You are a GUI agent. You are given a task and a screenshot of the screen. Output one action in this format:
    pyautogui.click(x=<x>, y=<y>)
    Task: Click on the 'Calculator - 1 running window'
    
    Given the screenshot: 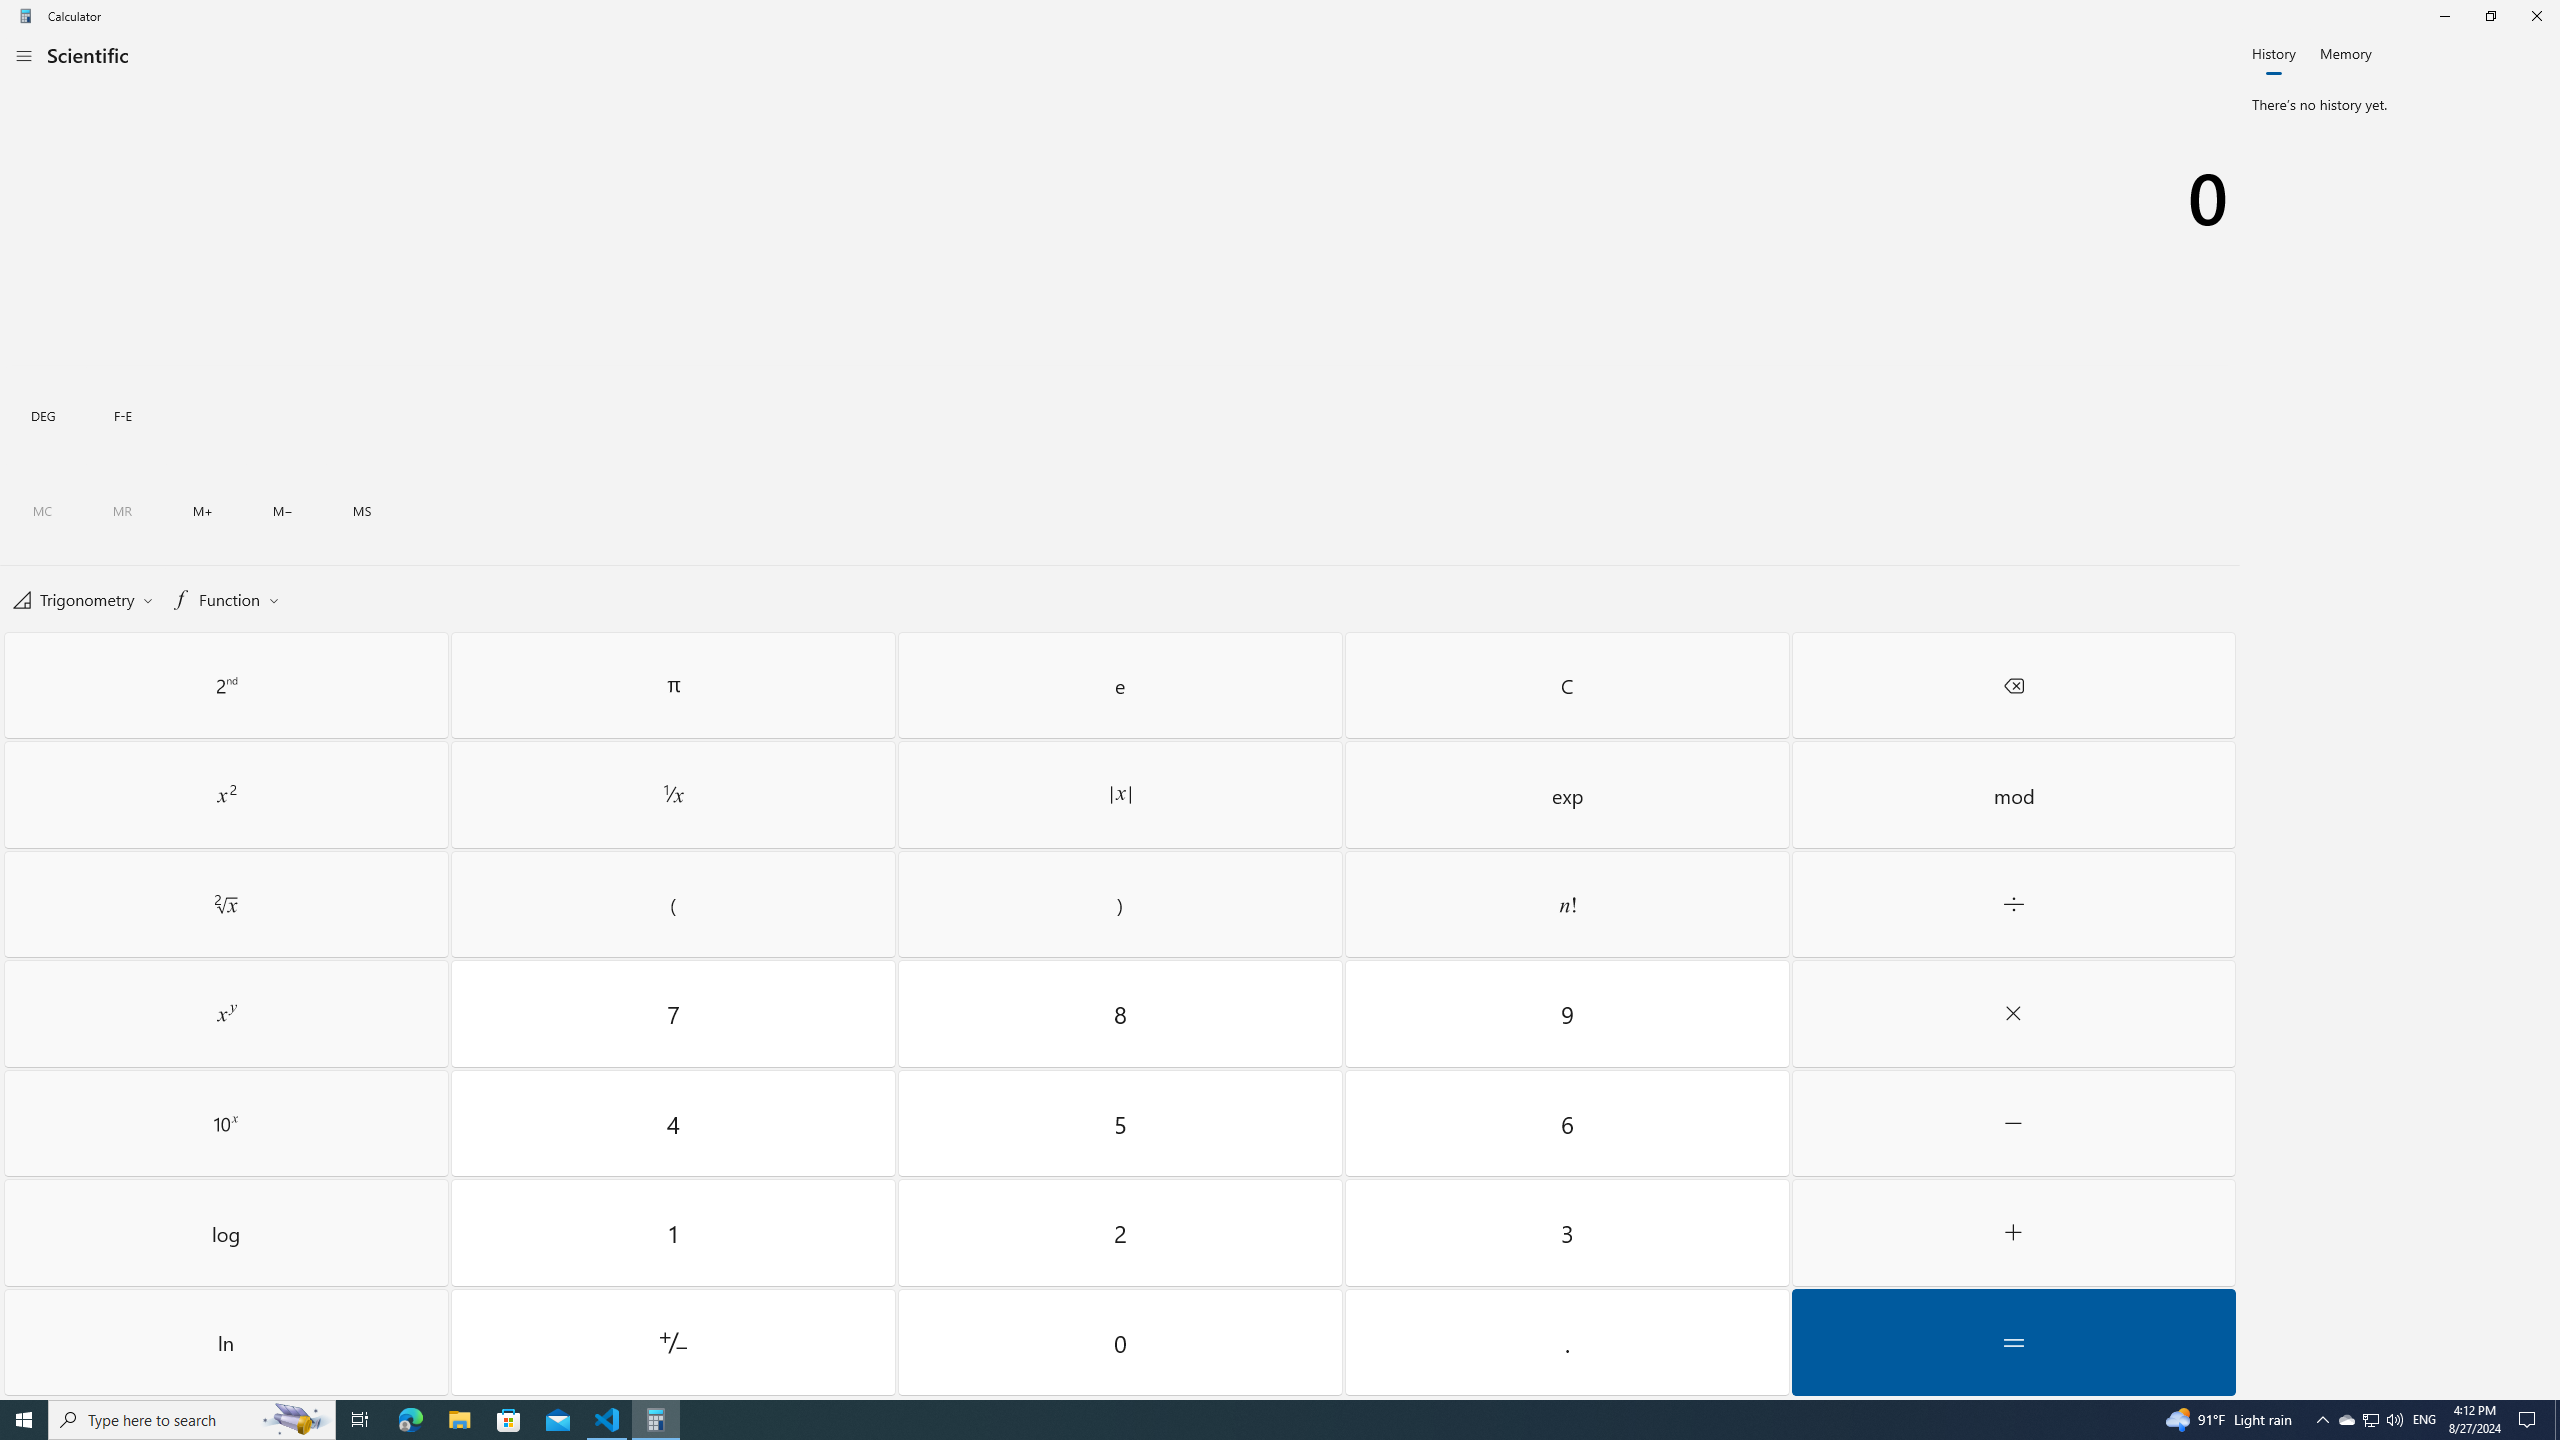 What is the action you would take?
    pyautogui.click(x=656, y=1418)
    